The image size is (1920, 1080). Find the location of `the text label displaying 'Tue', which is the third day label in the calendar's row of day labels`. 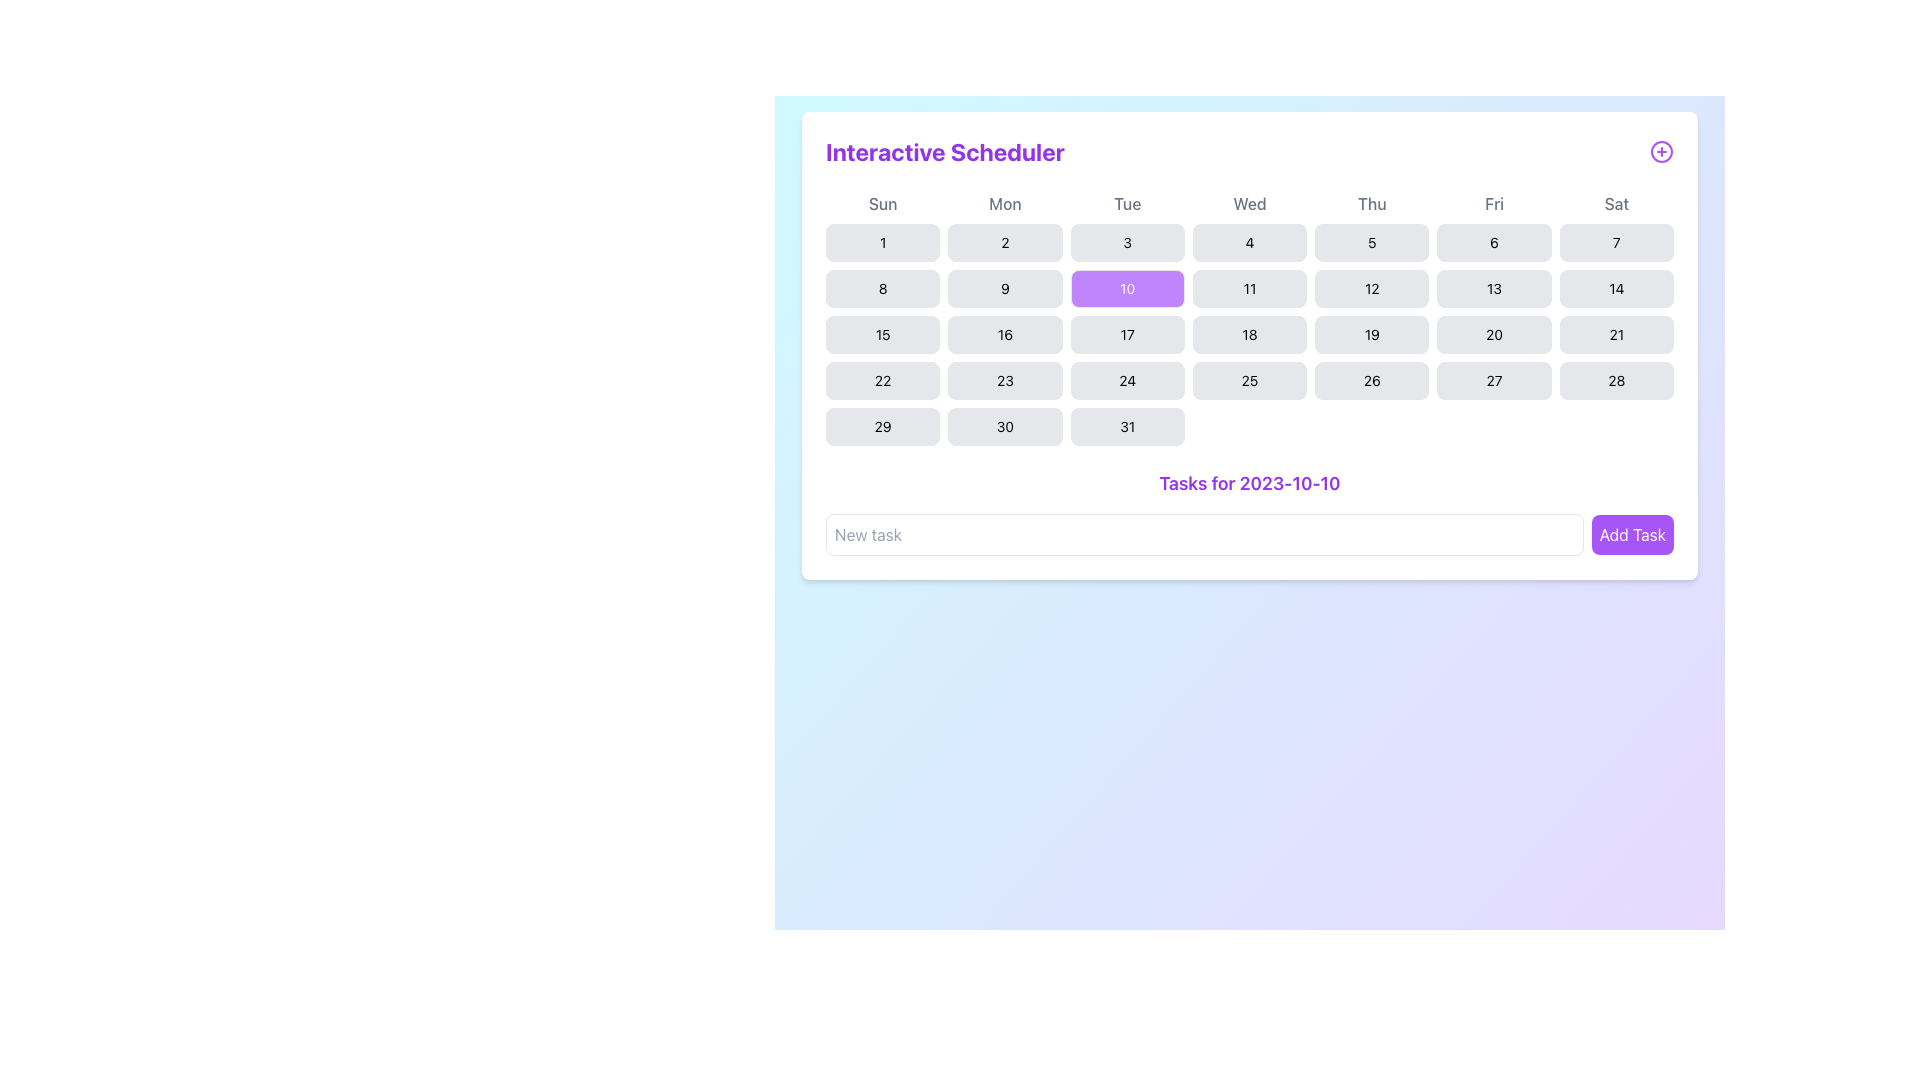

the text label displaying 'Tue', which is the third day label in the calendar's row of day labels is located at coordinates (1127, 204).